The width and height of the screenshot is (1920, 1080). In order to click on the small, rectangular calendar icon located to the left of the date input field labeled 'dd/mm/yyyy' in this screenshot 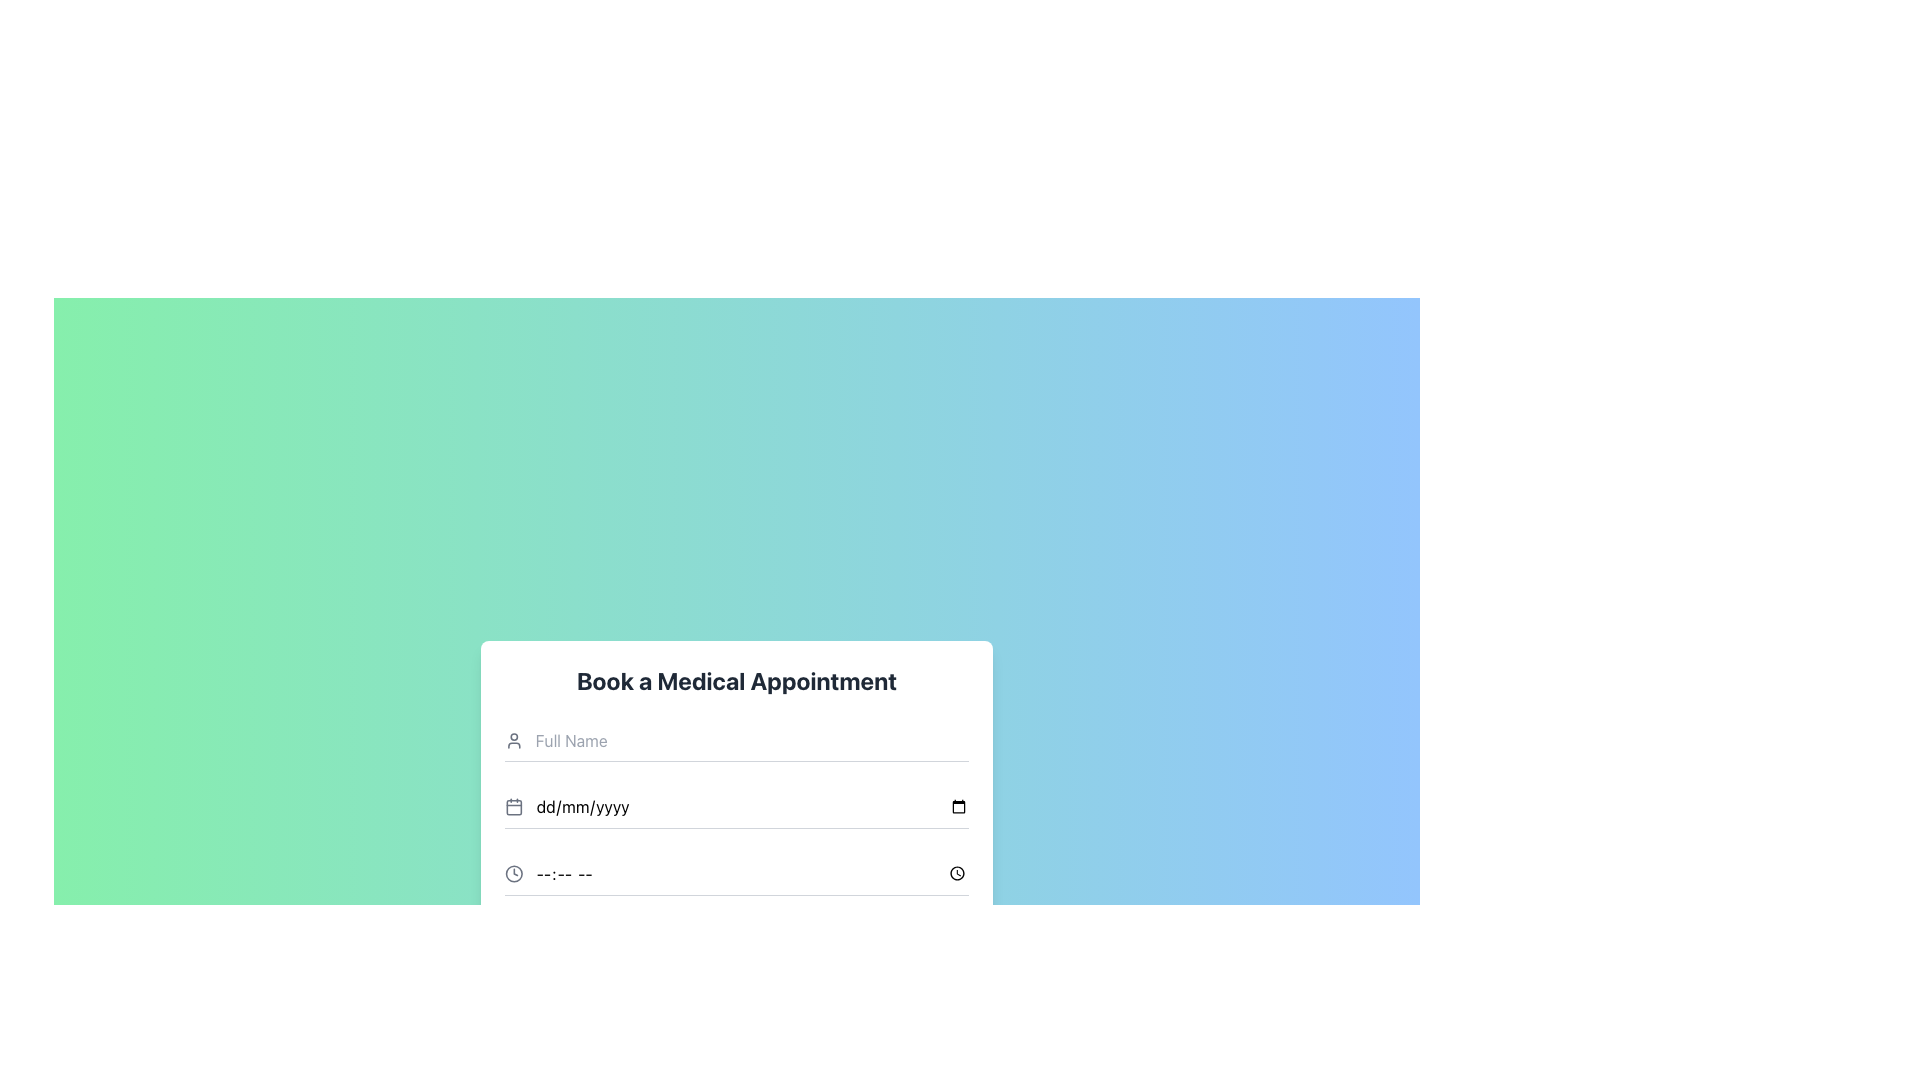, I will do `click(514, 806)`.